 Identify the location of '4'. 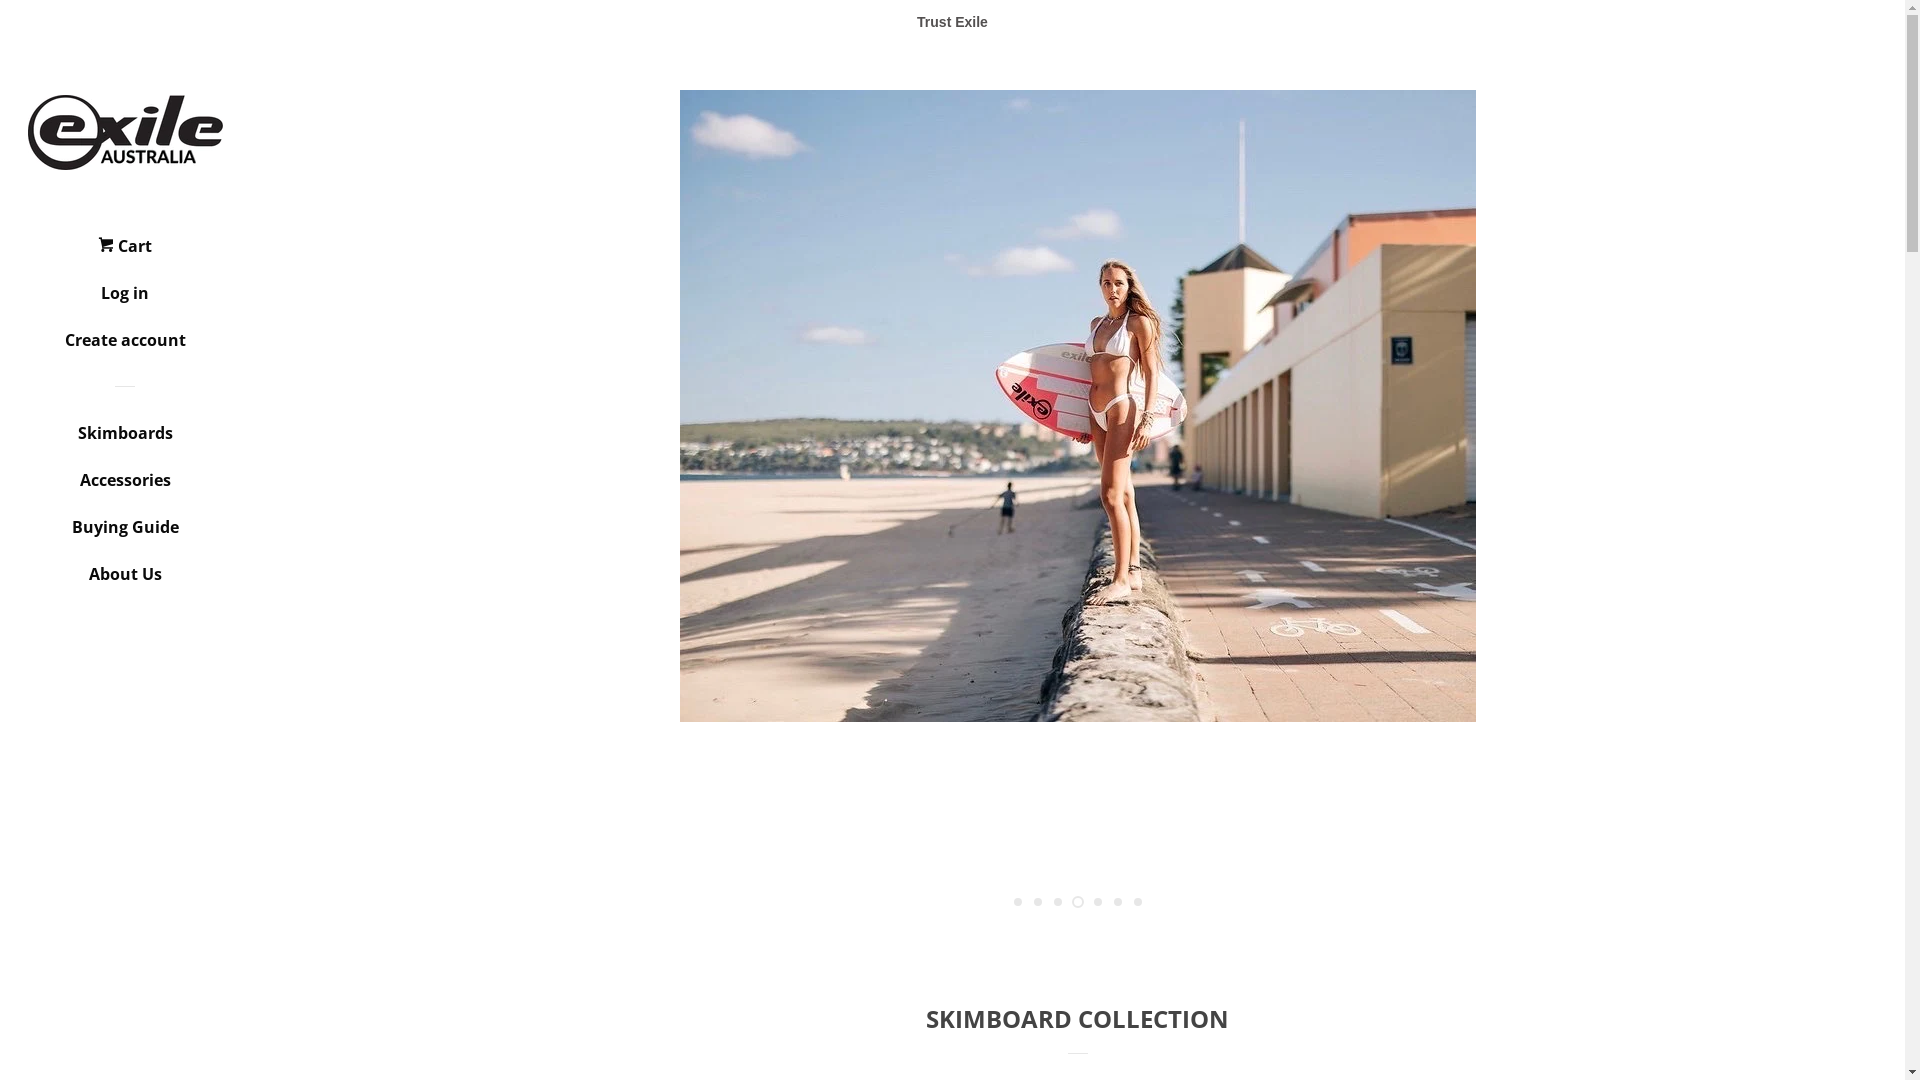
(1070, 902).